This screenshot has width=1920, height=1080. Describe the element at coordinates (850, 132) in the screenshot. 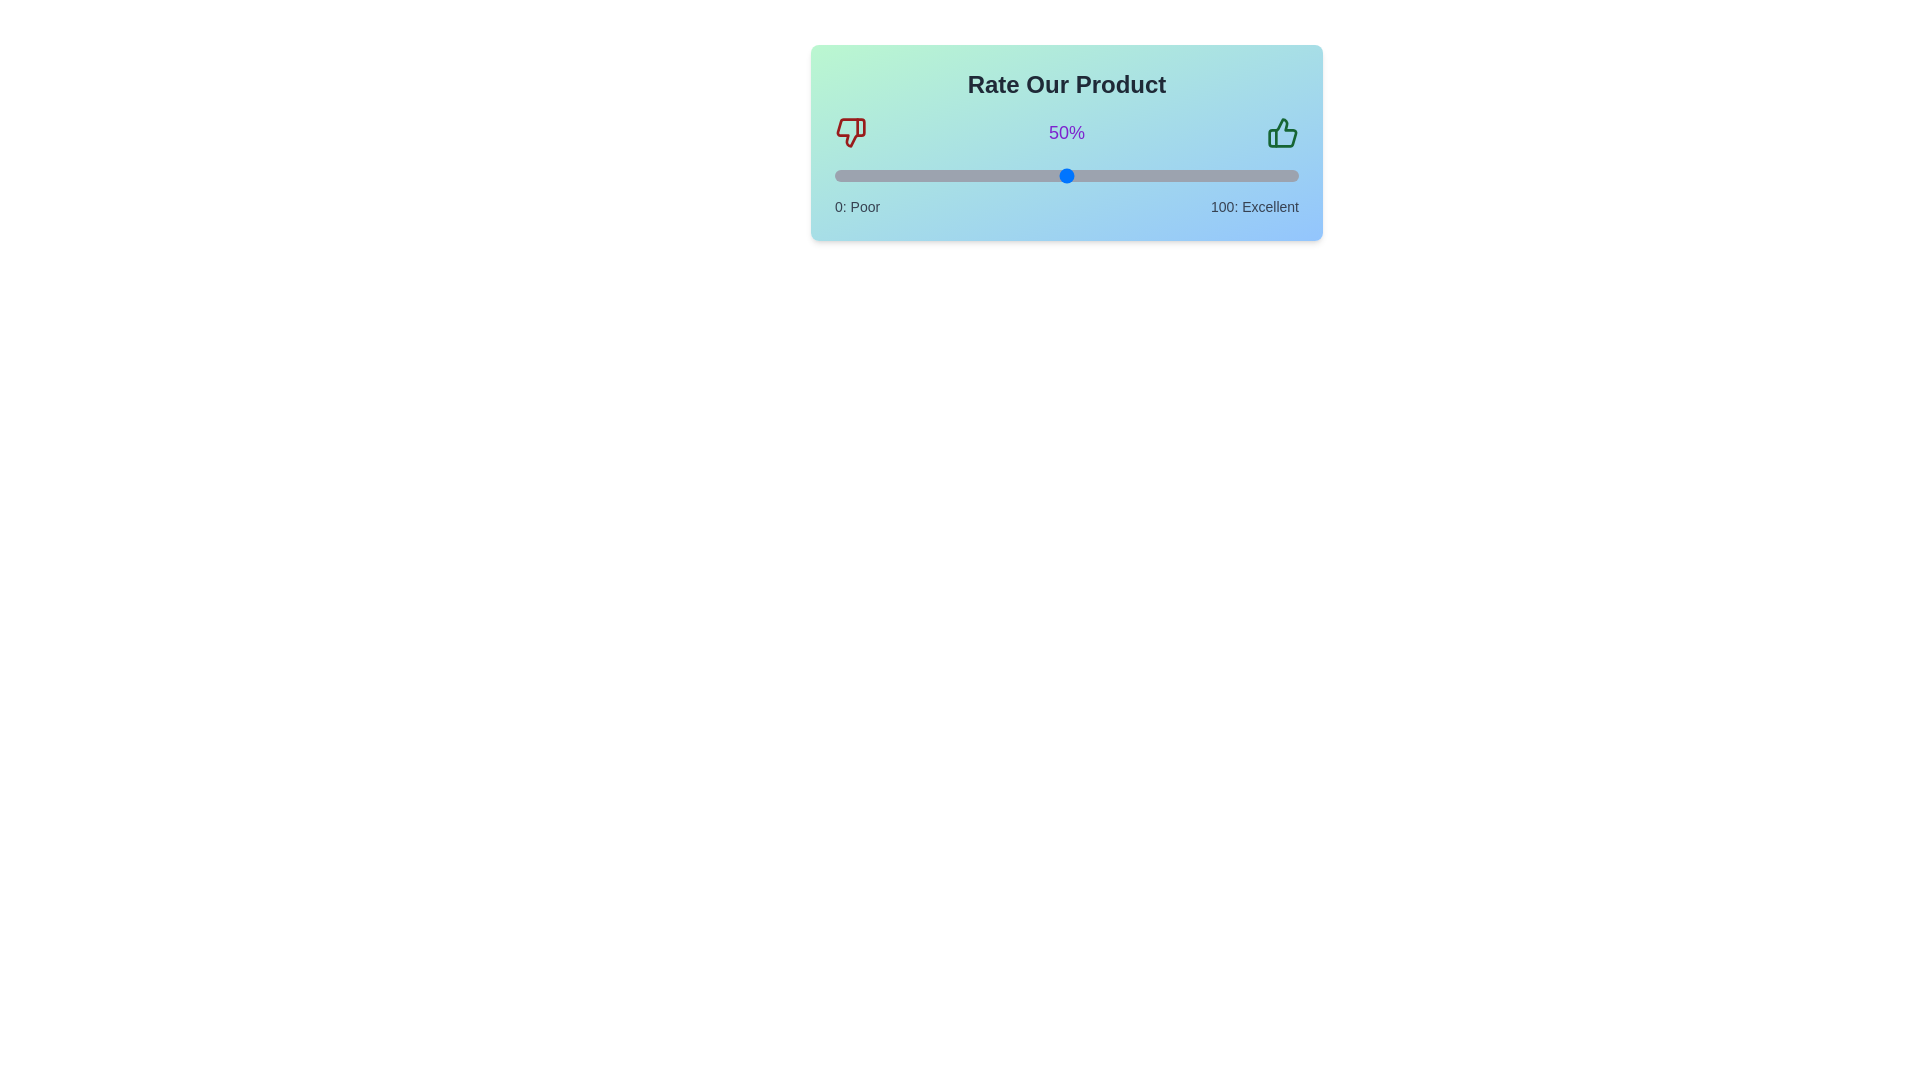

I see `the thumbs down icon to register a negative rating` at that location.